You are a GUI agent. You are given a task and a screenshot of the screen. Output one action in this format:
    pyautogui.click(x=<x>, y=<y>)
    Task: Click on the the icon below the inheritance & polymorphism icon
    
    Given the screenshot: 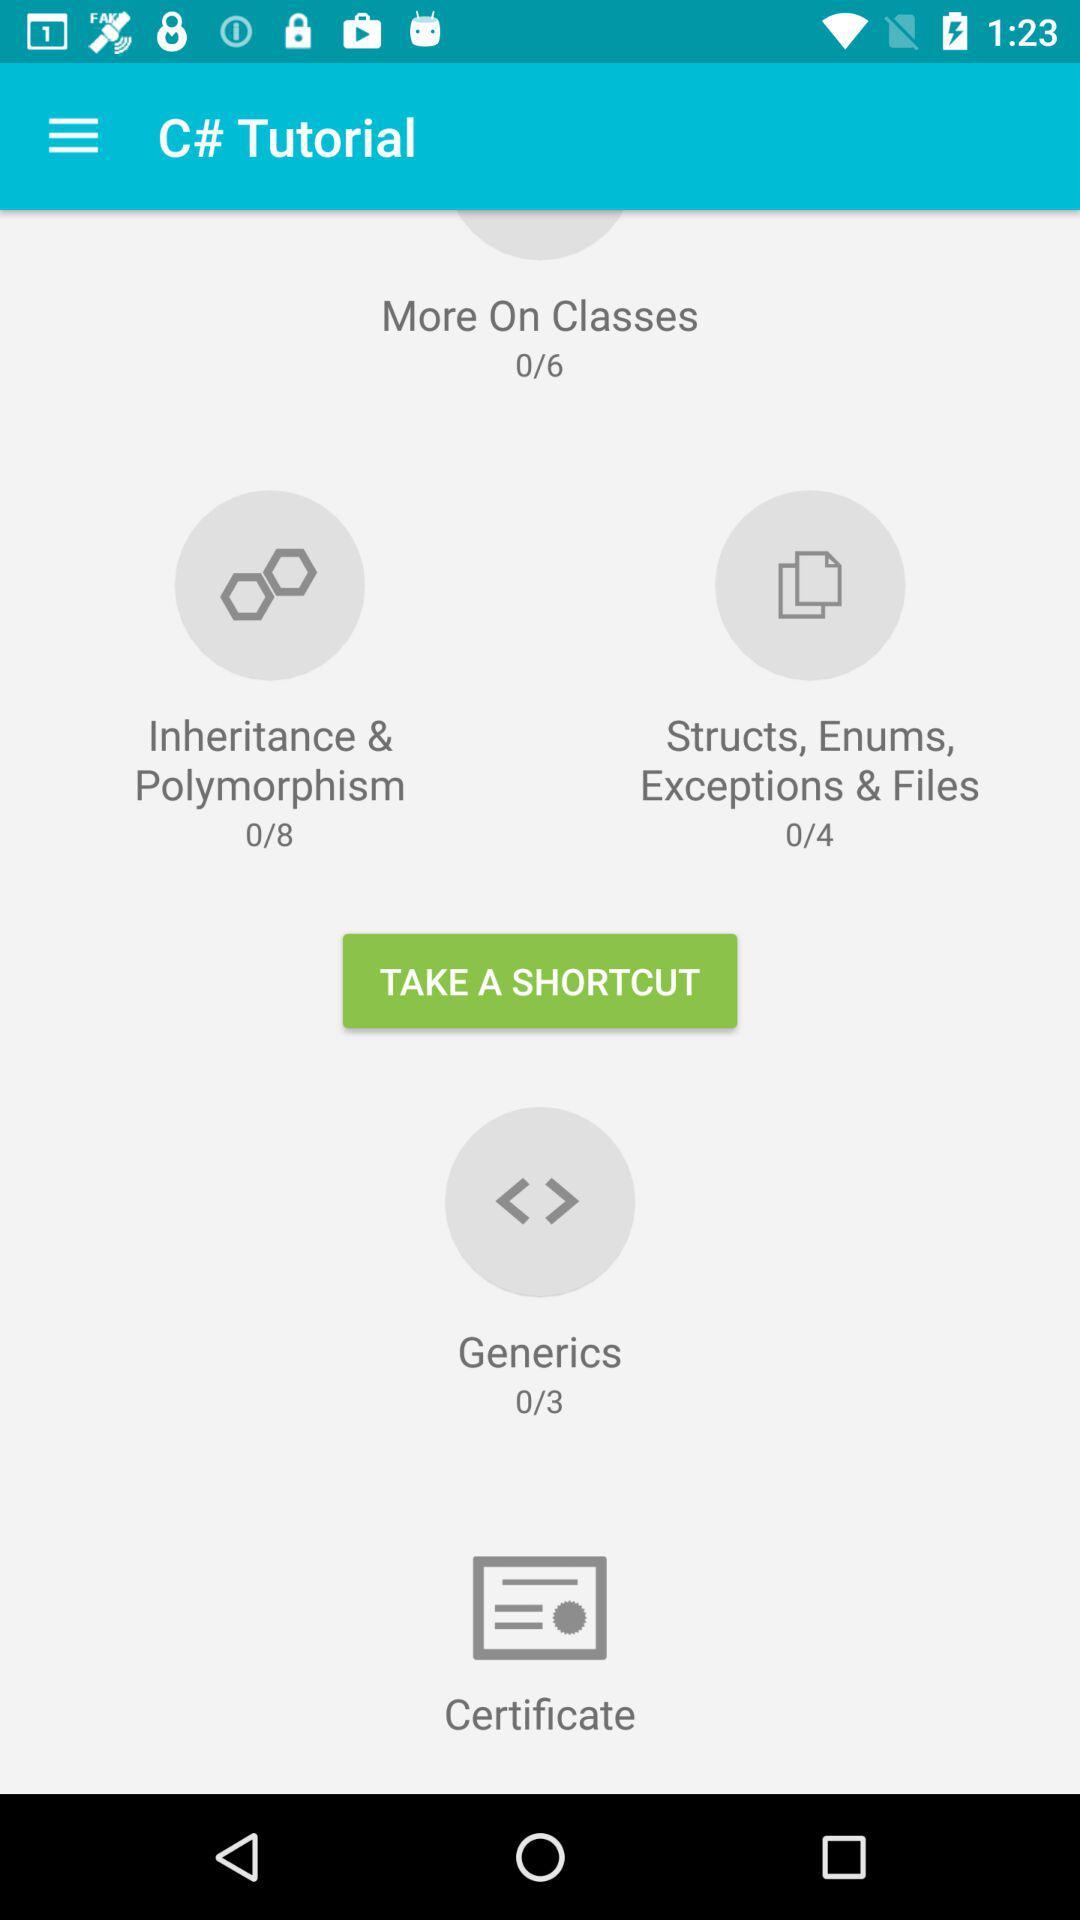 What is the action you would take?
    pyautogui.click(x=540, y=980)
    